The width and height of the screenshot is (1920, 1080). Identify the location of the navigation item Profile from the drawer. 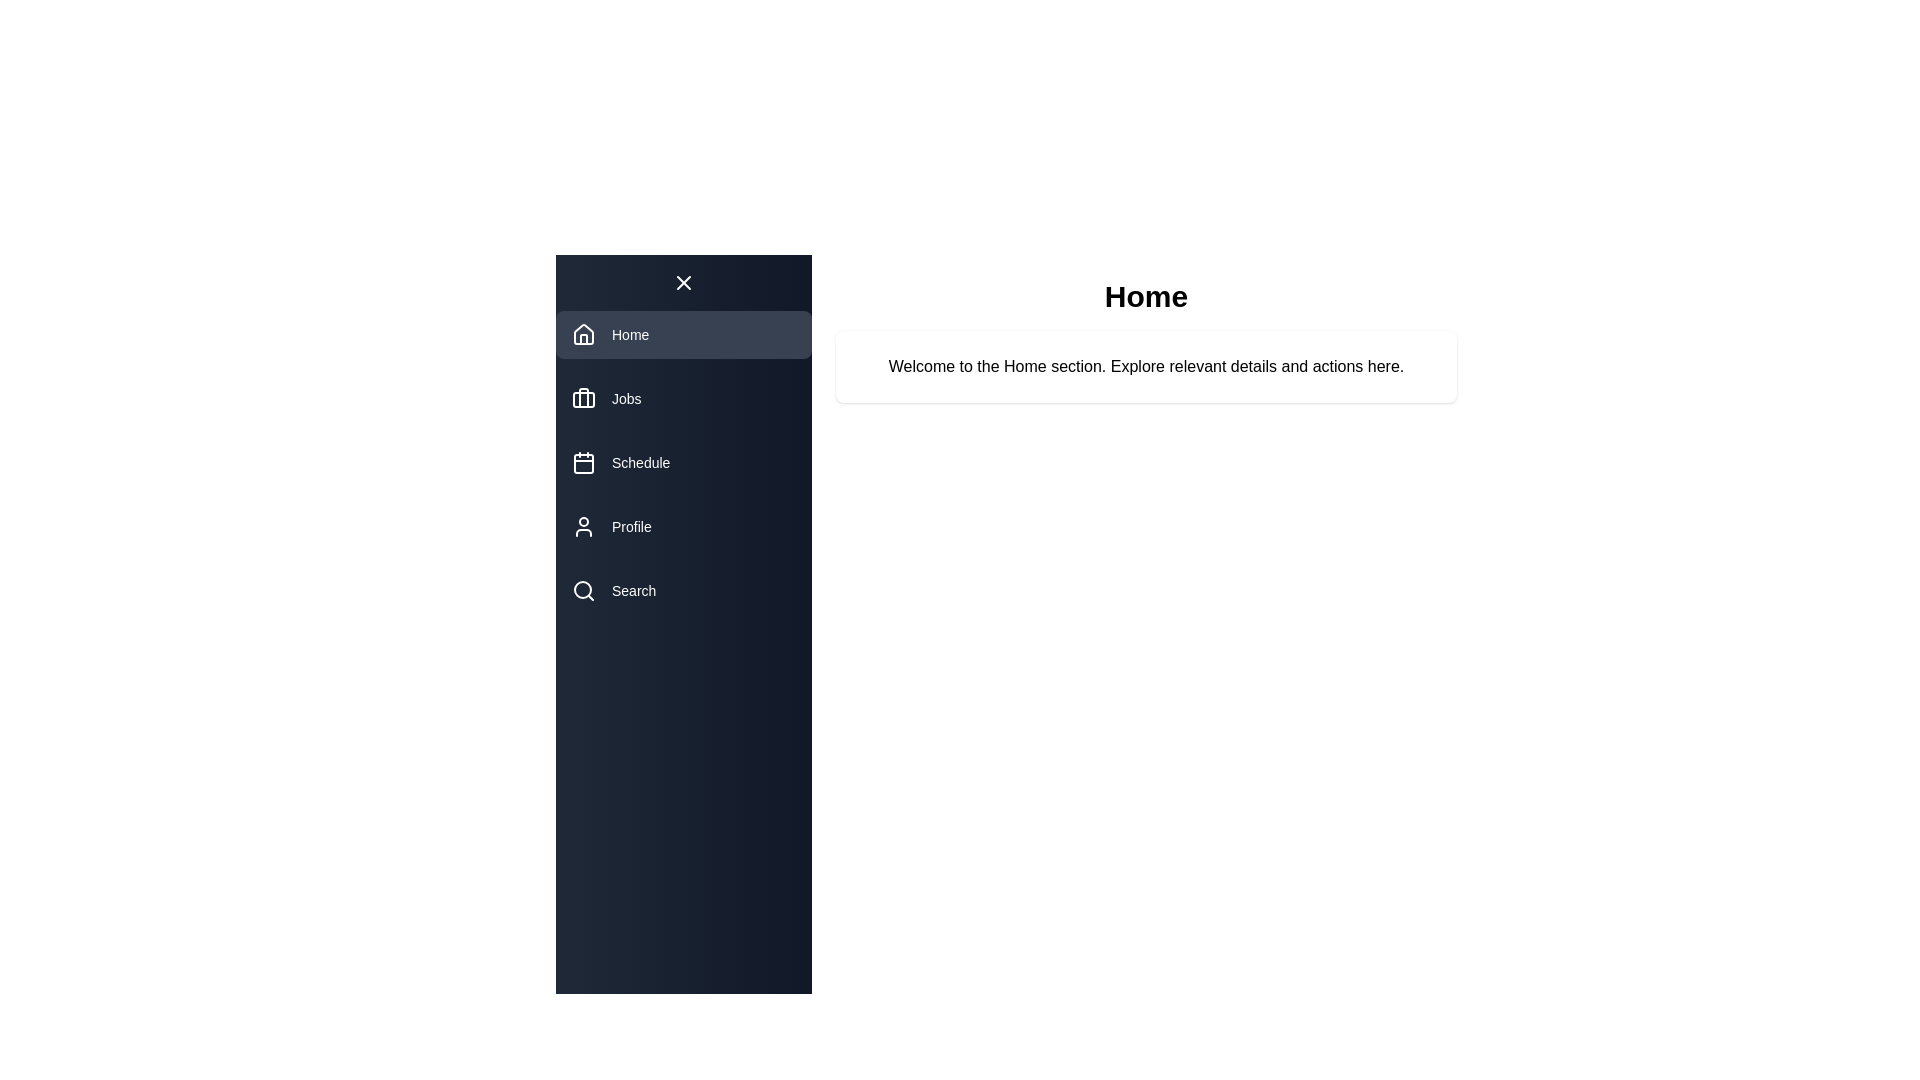
(684, 526).